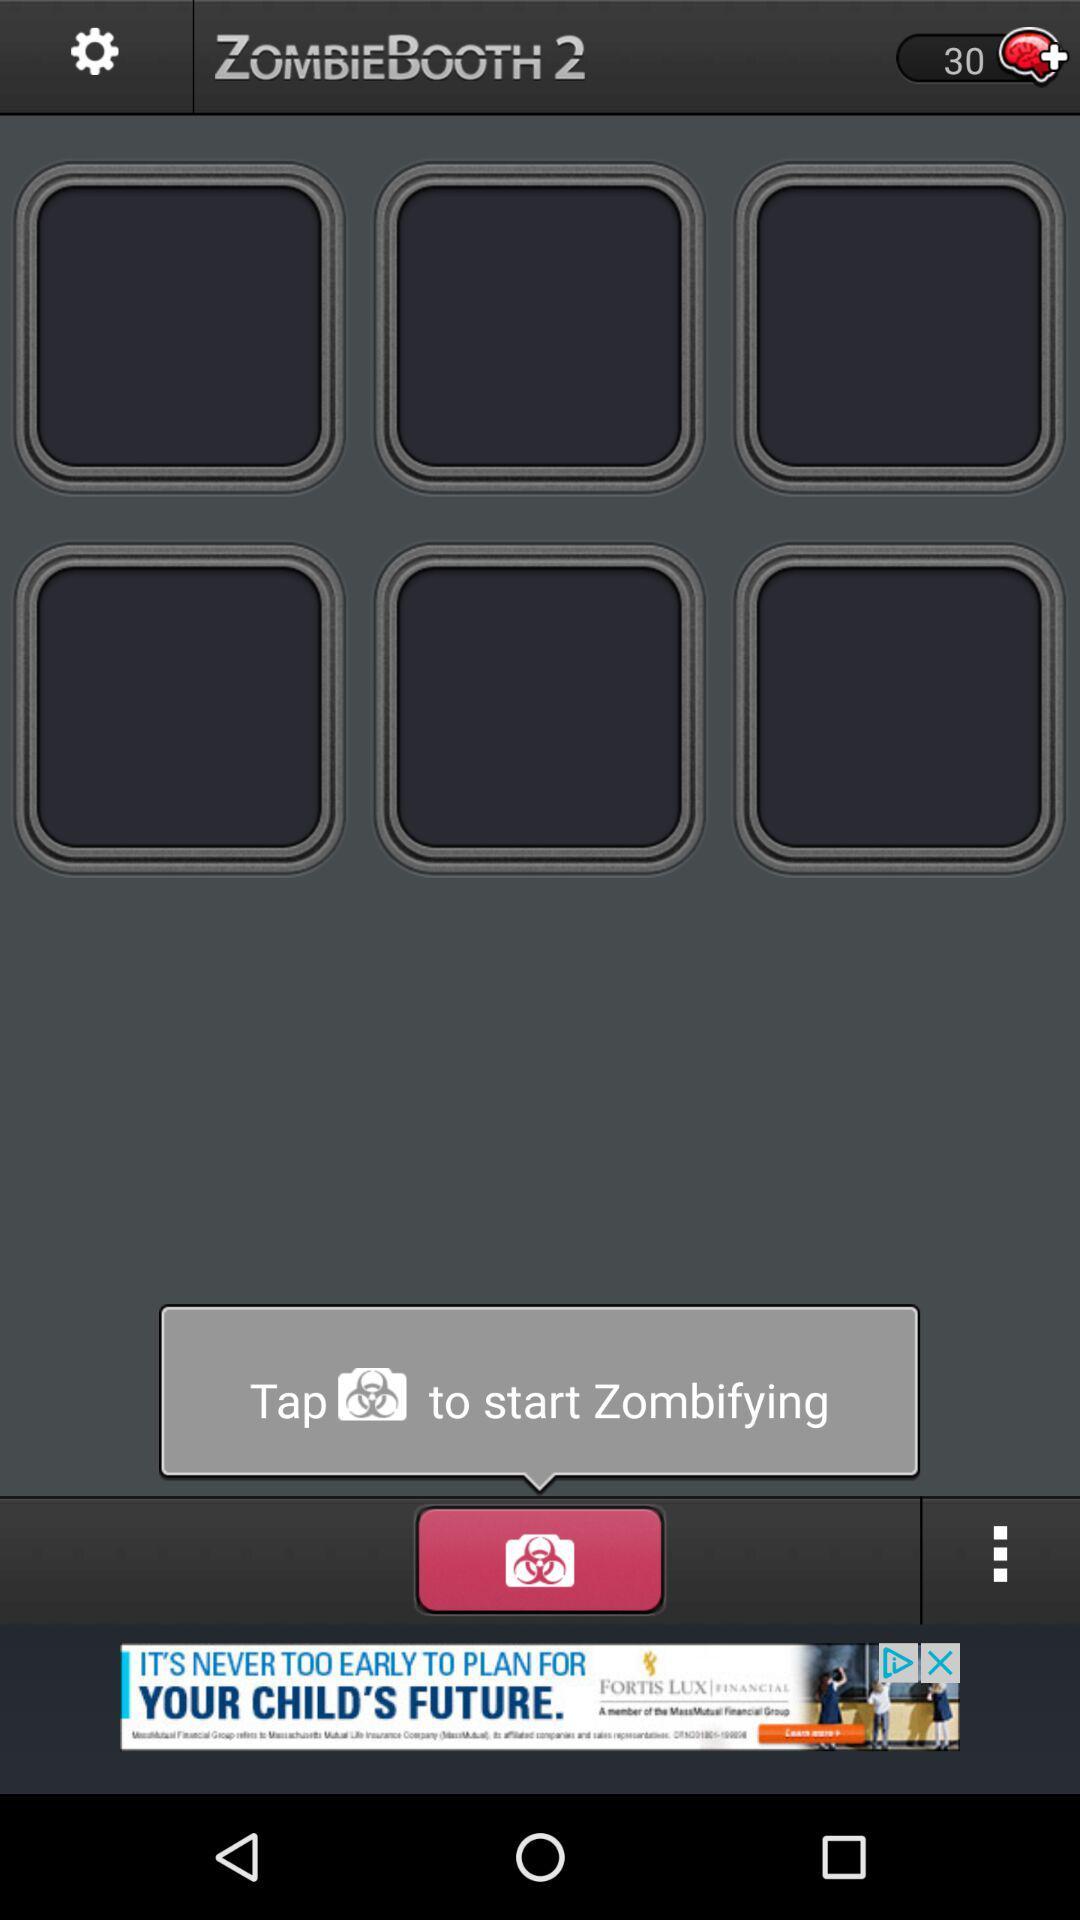  What do you see at coordinates (180, 326) in the screenshot?
I see `game page` at bounding box center [180, 326].